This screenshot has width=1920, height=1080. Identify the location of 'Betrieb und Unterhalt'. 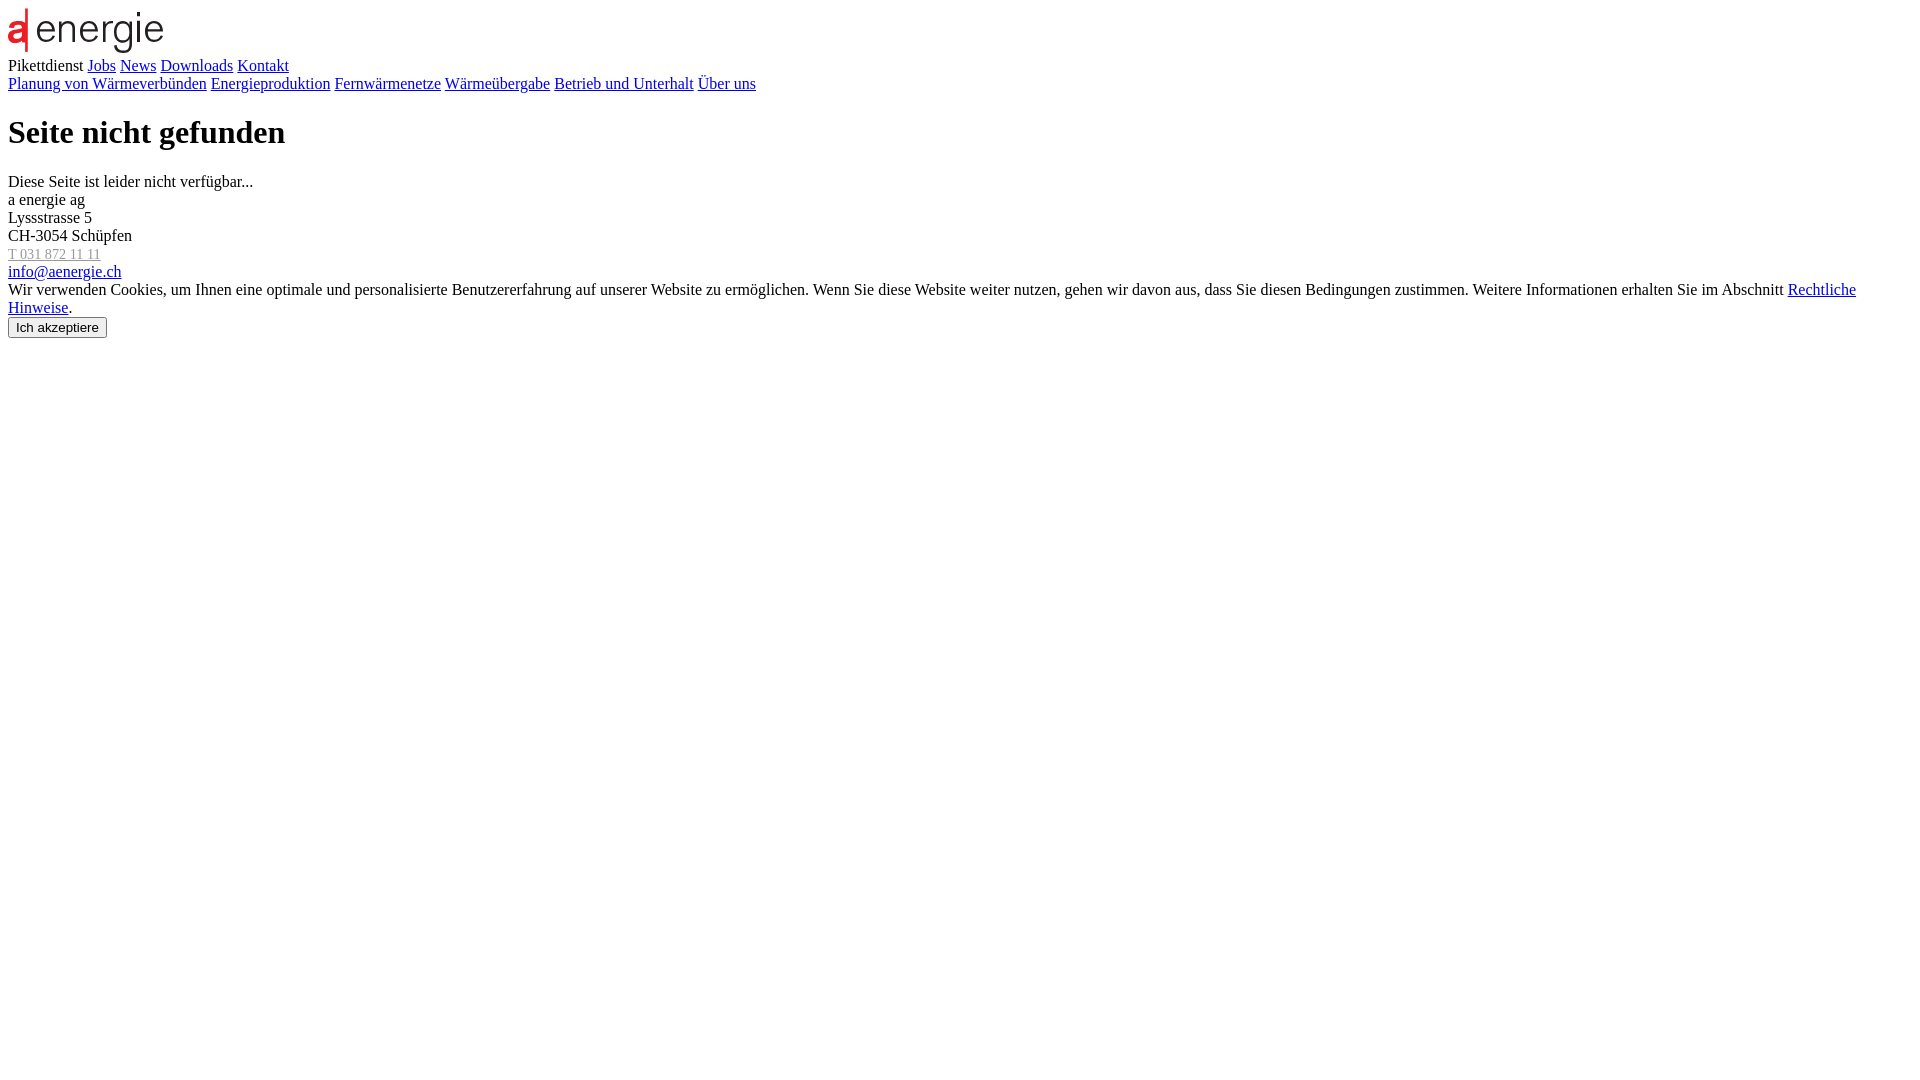
(623, 82).